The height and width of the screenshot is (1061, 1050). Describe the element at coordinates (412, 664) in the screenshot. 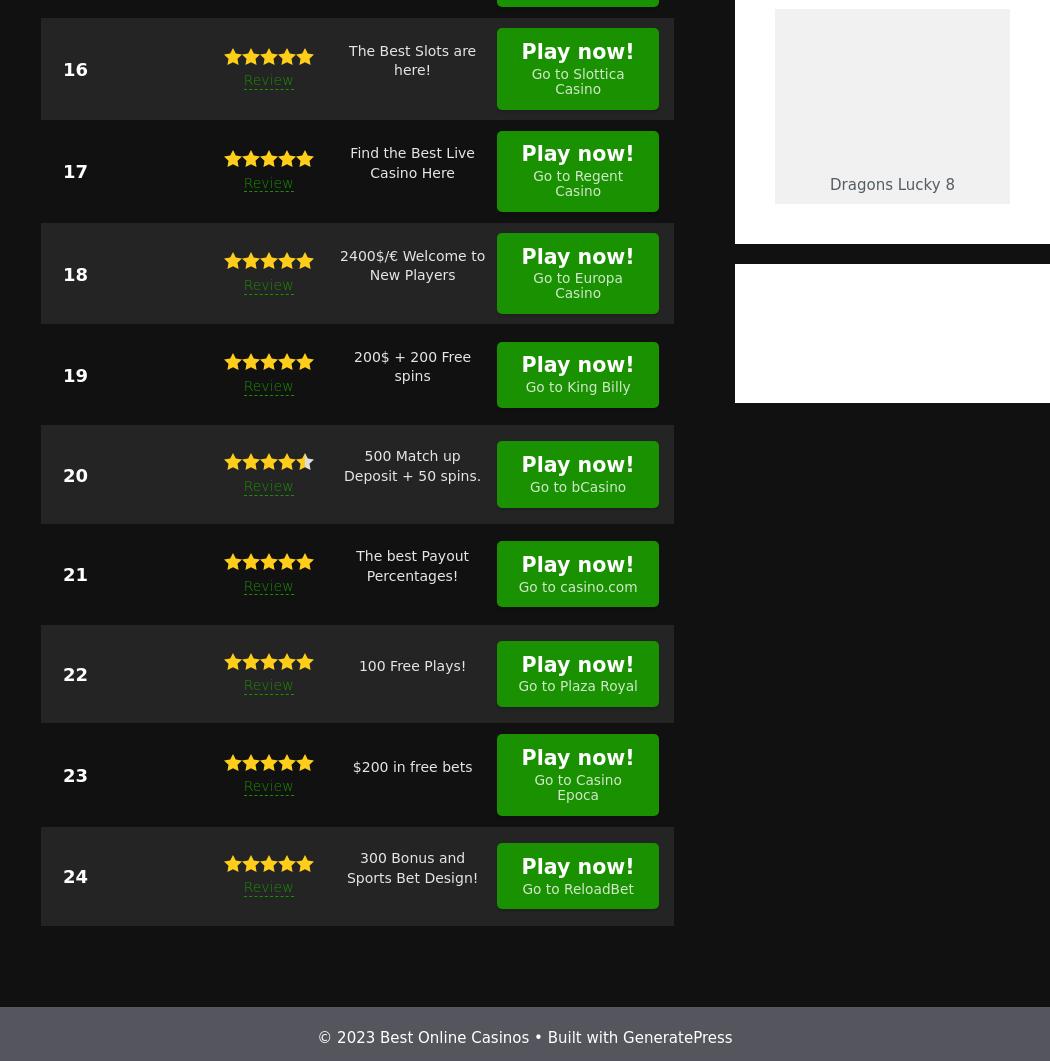

I see `'100 Free Plays!'` at that location.